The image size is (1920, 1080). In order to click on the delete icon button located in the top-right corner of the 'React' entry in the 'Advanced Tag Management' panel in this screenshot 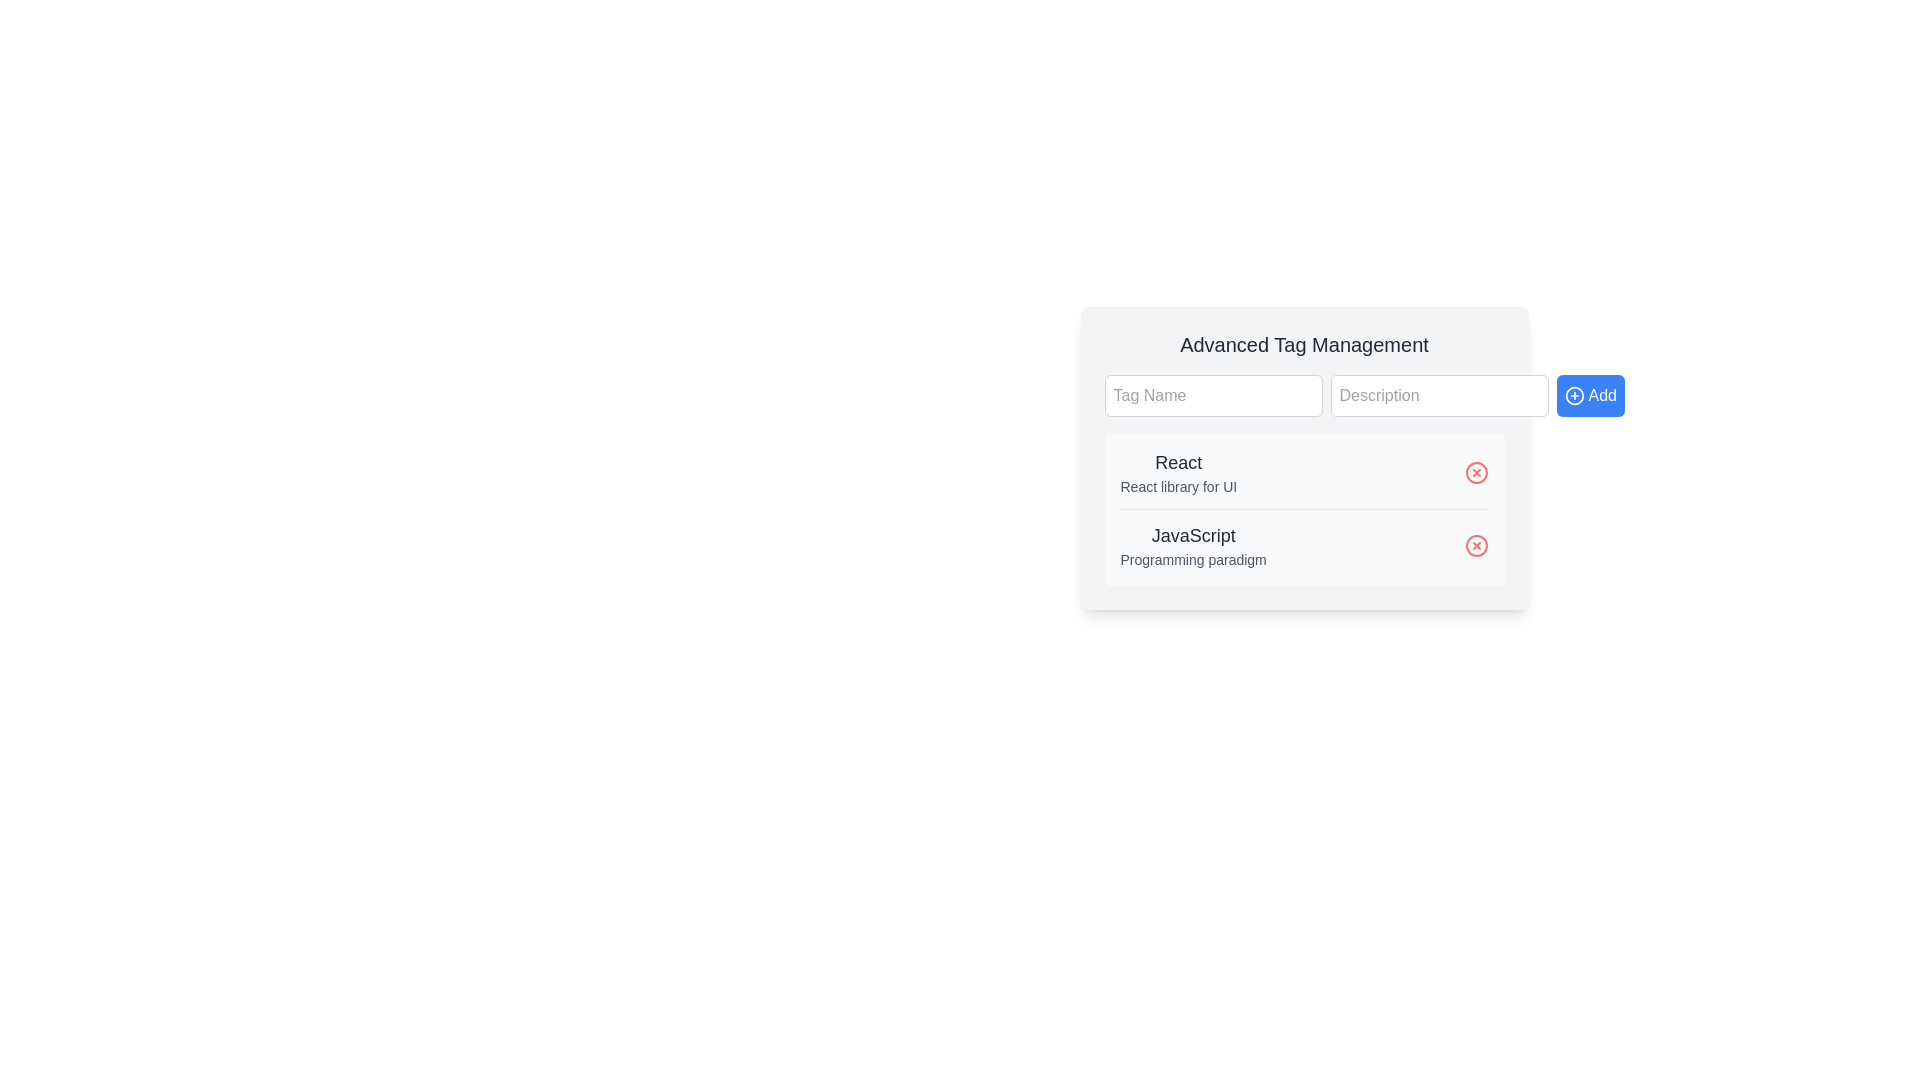, I will do `click(1476, 473)`.